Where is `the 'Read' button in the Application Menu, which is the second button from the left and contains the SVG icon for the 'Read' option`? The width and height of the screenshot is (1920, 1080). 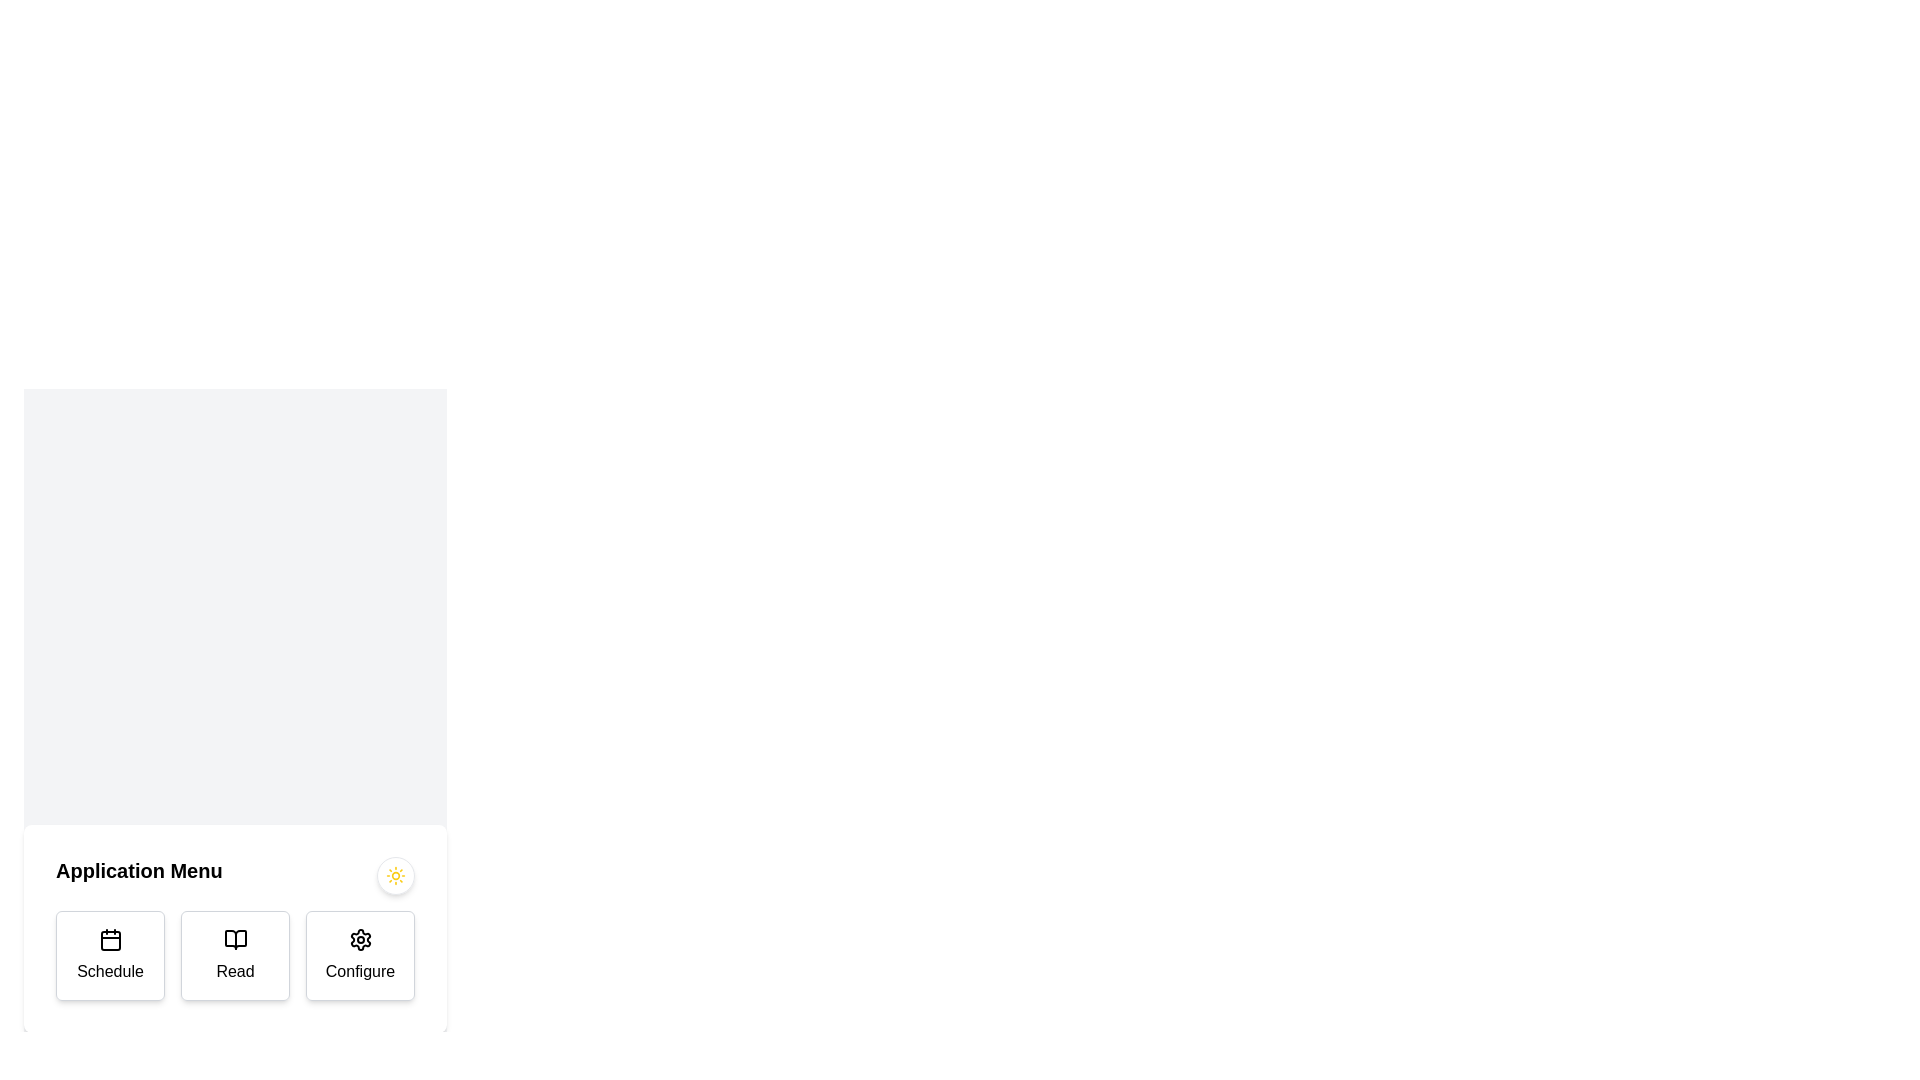 the 'Read' button in the Application Menu, which is the second button from the left and contains the SVG icon for the 'Read' option is located at coordinates (235, 940).